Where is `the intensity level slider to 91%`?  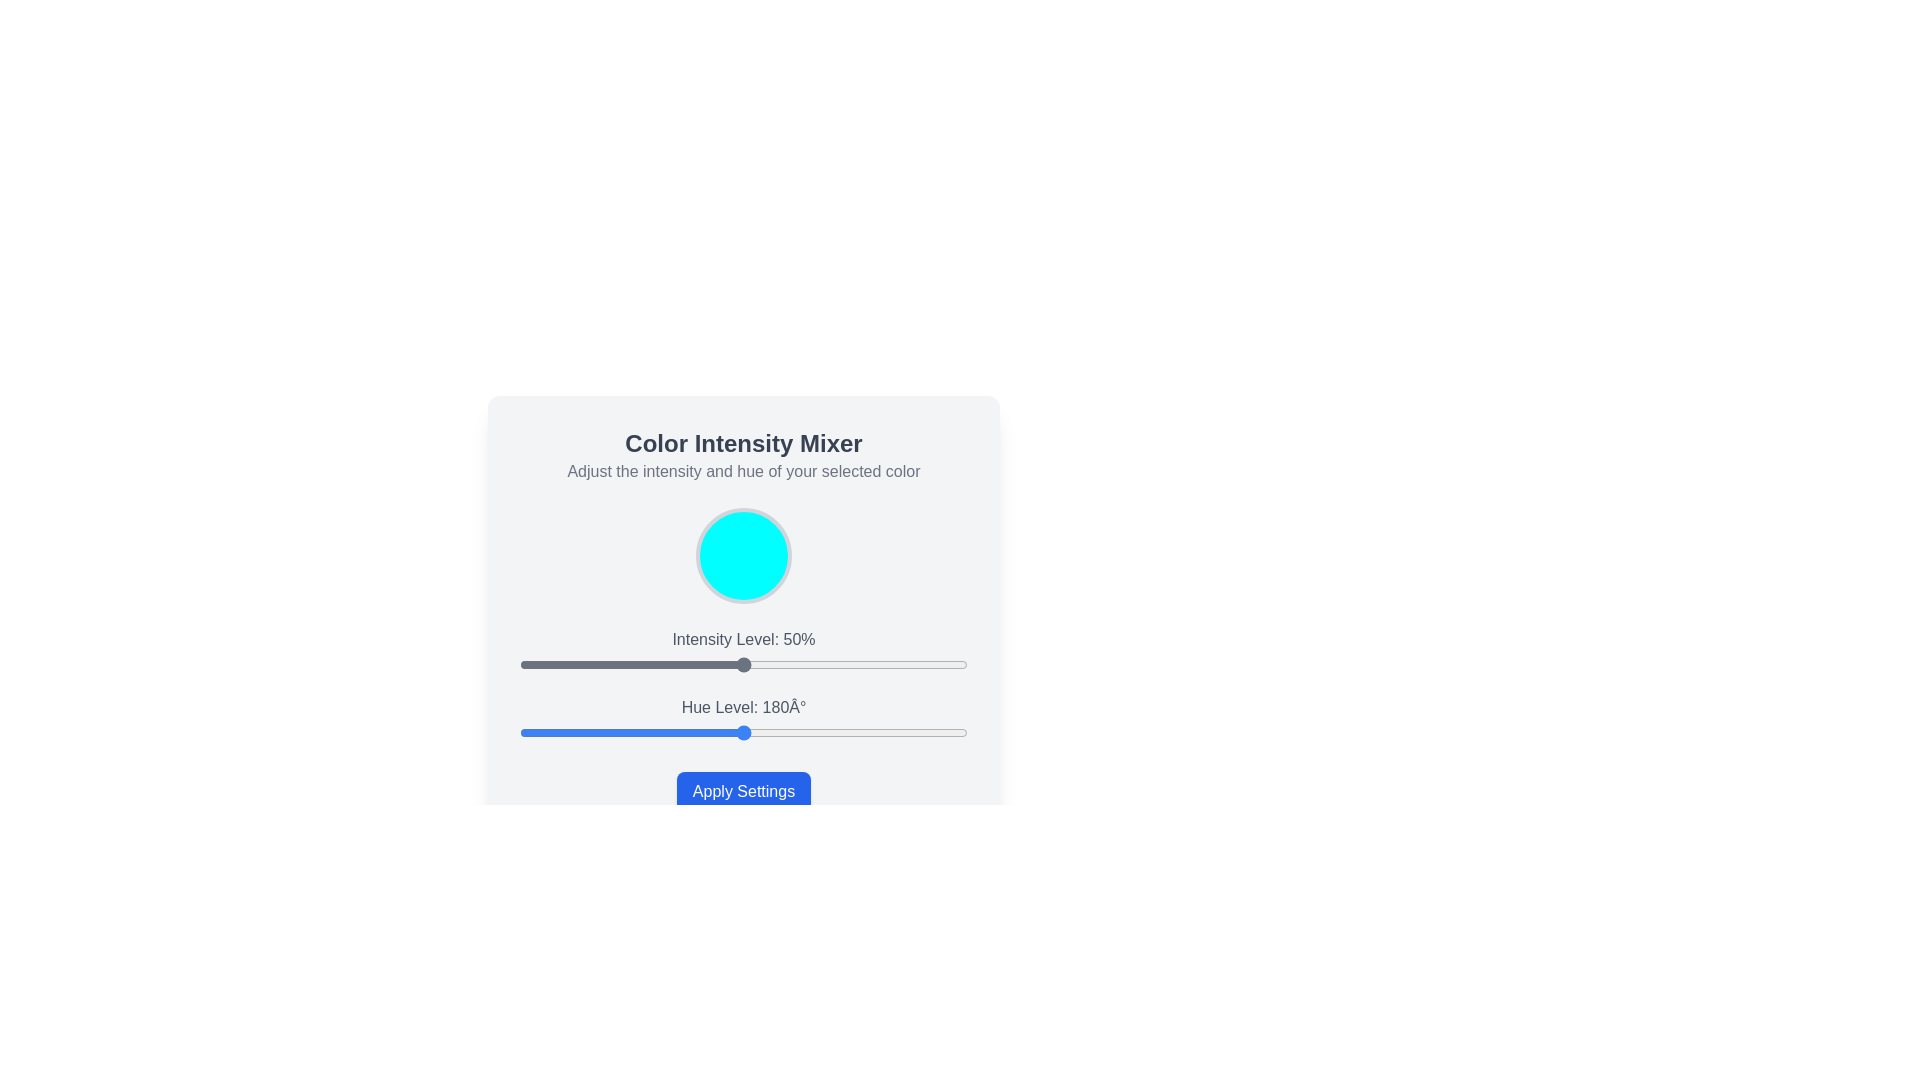
the intensity level slider to 91% is located at coordinates (926, 664).